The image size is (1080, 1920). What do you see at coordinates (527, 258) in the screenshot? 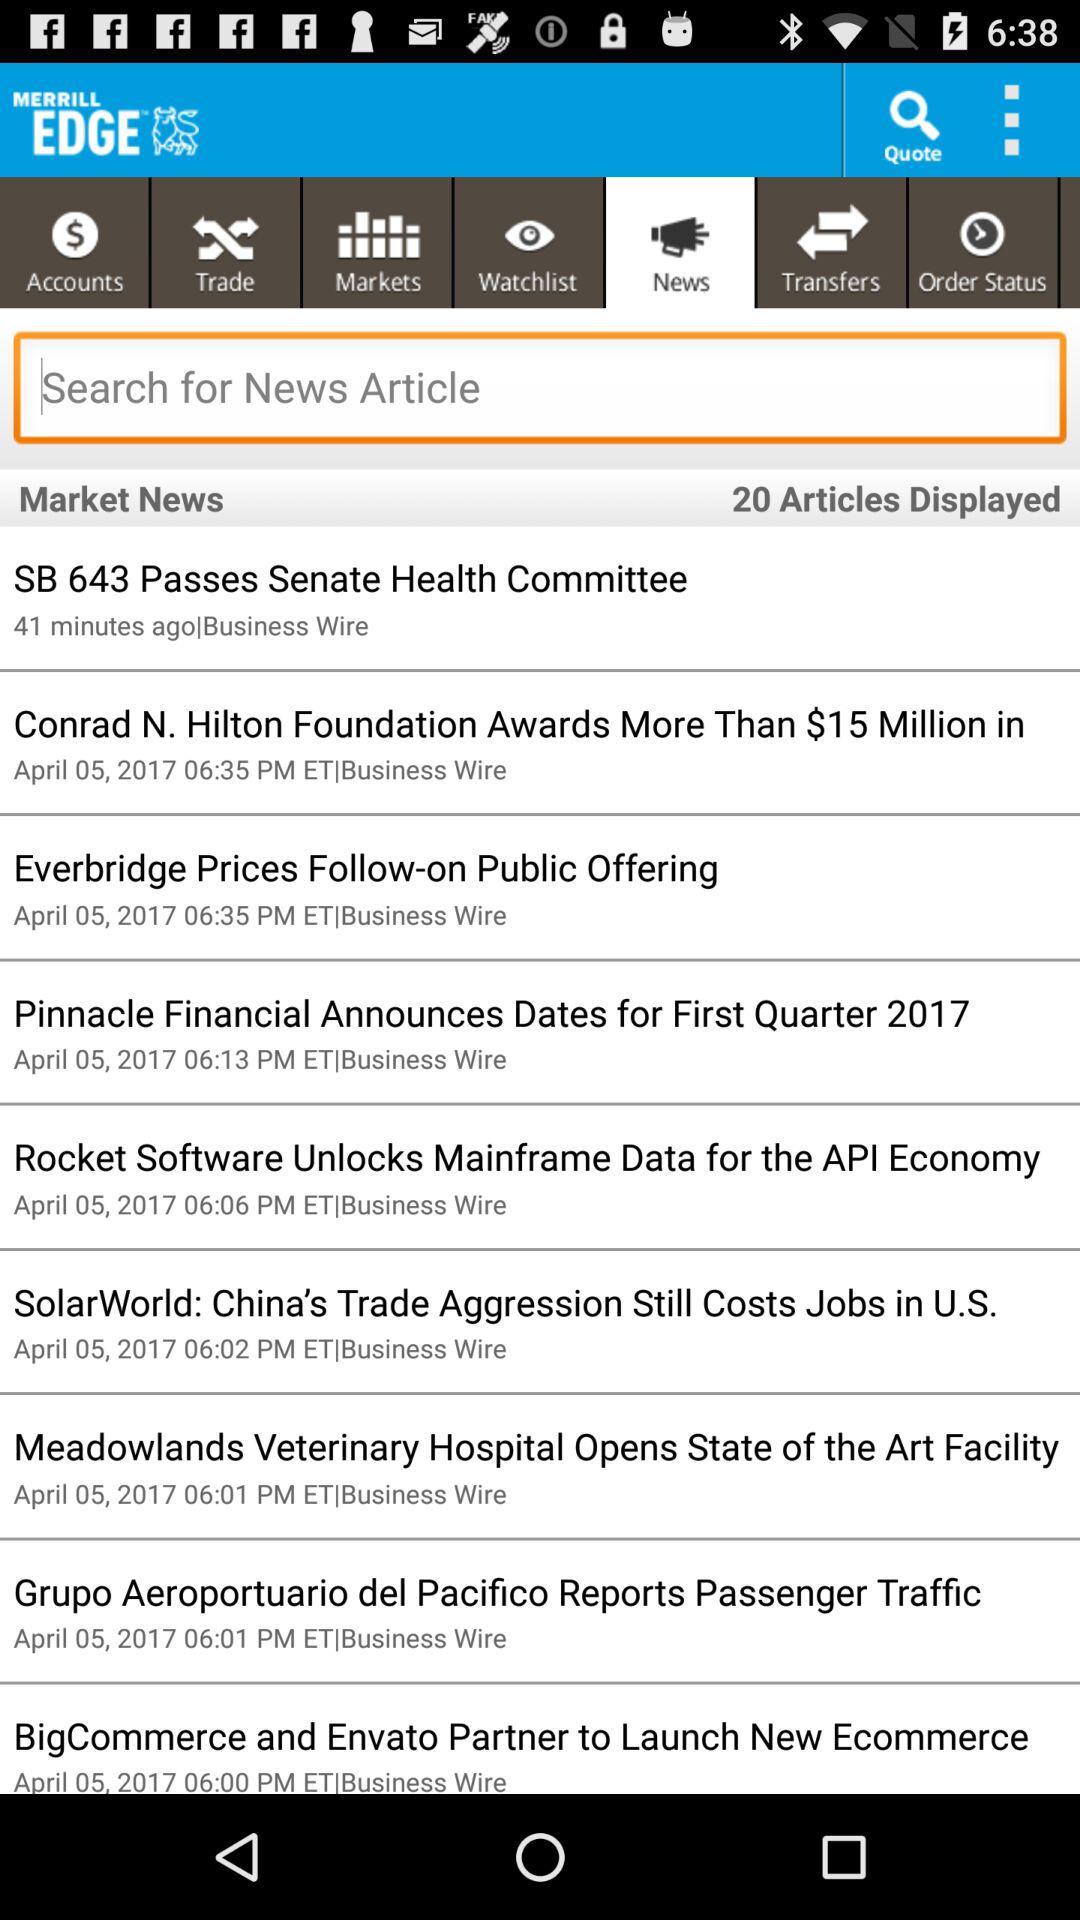
I see `the visibility icon` at bounding box center [527, 258].